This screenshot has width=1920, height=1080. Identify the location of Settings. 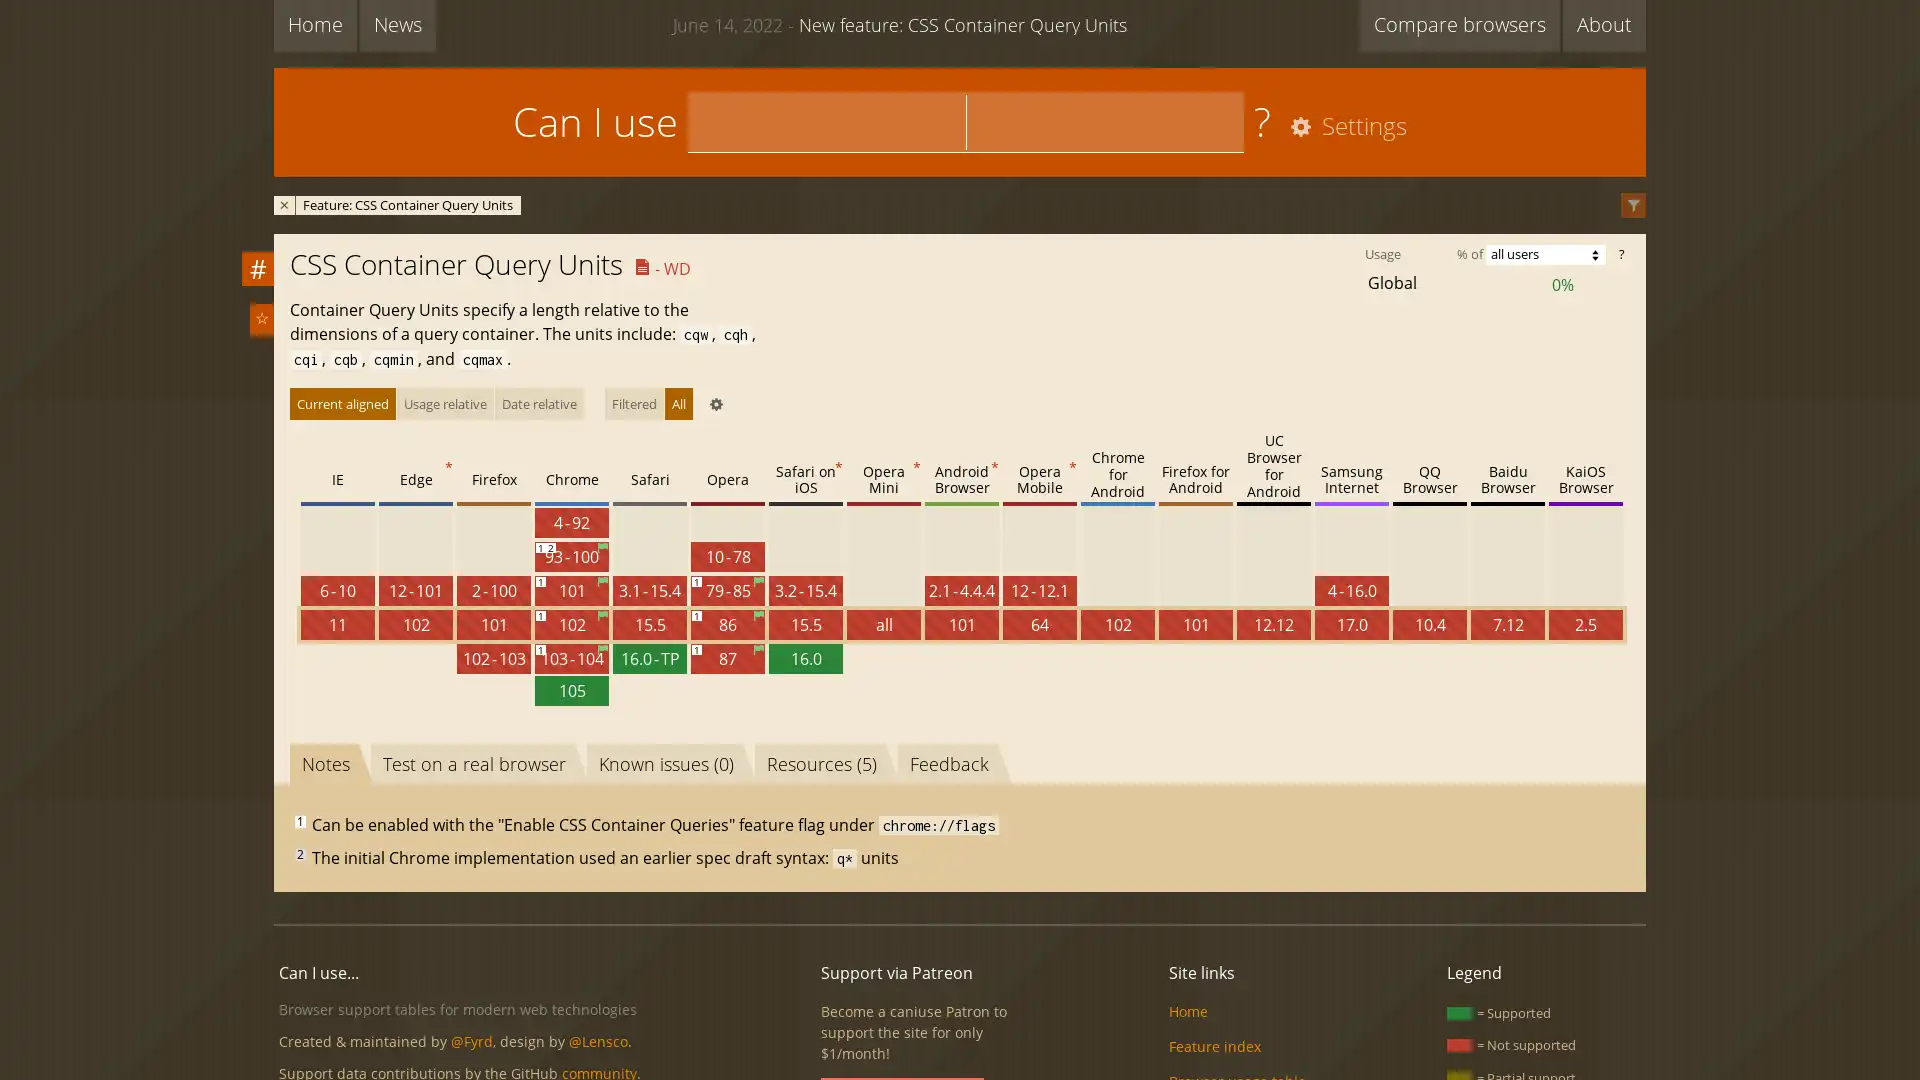
(1344, 127).